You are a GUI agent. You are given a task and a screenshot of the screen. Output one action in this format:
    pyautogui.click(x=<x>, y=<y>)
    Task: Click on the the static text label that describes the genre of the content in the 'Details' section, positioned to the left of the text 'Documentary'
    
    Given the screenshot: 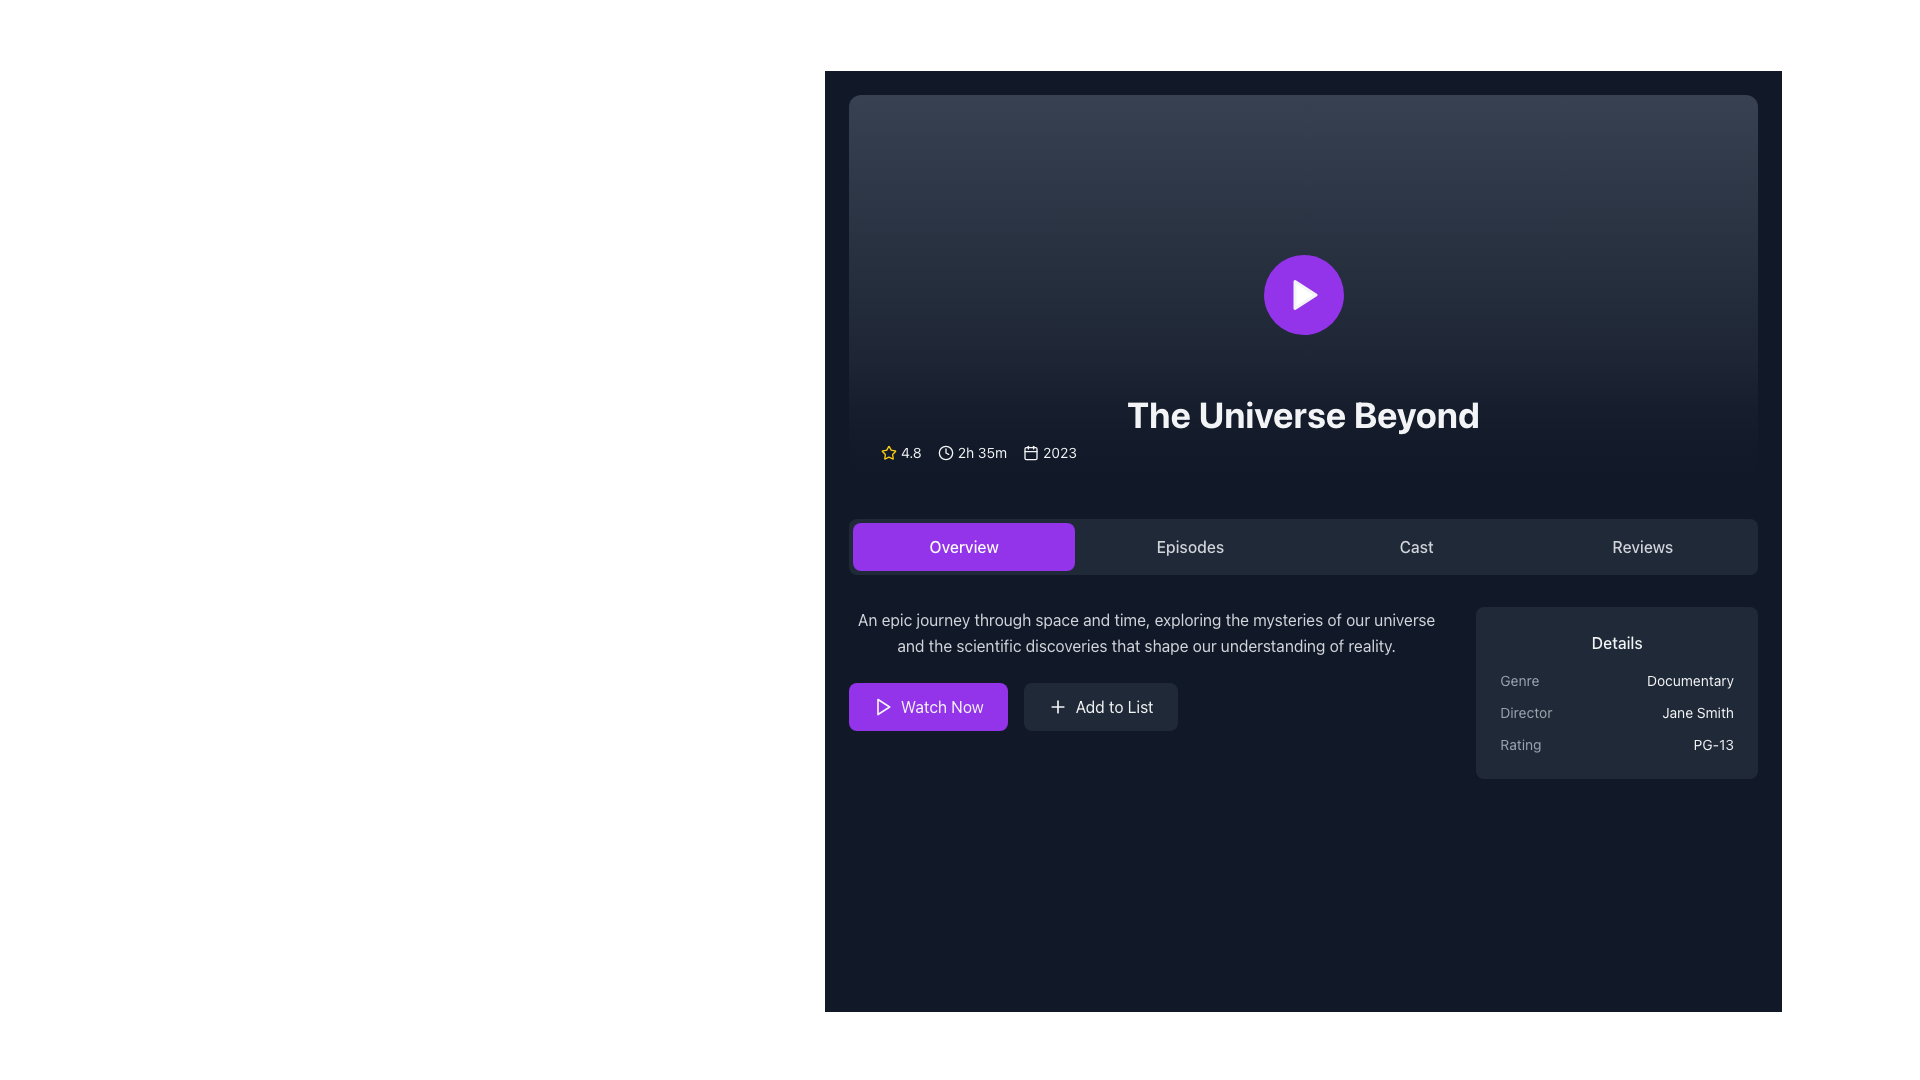 What is the action you would take?
    pyautogui.click(x=1519, y=680)
    